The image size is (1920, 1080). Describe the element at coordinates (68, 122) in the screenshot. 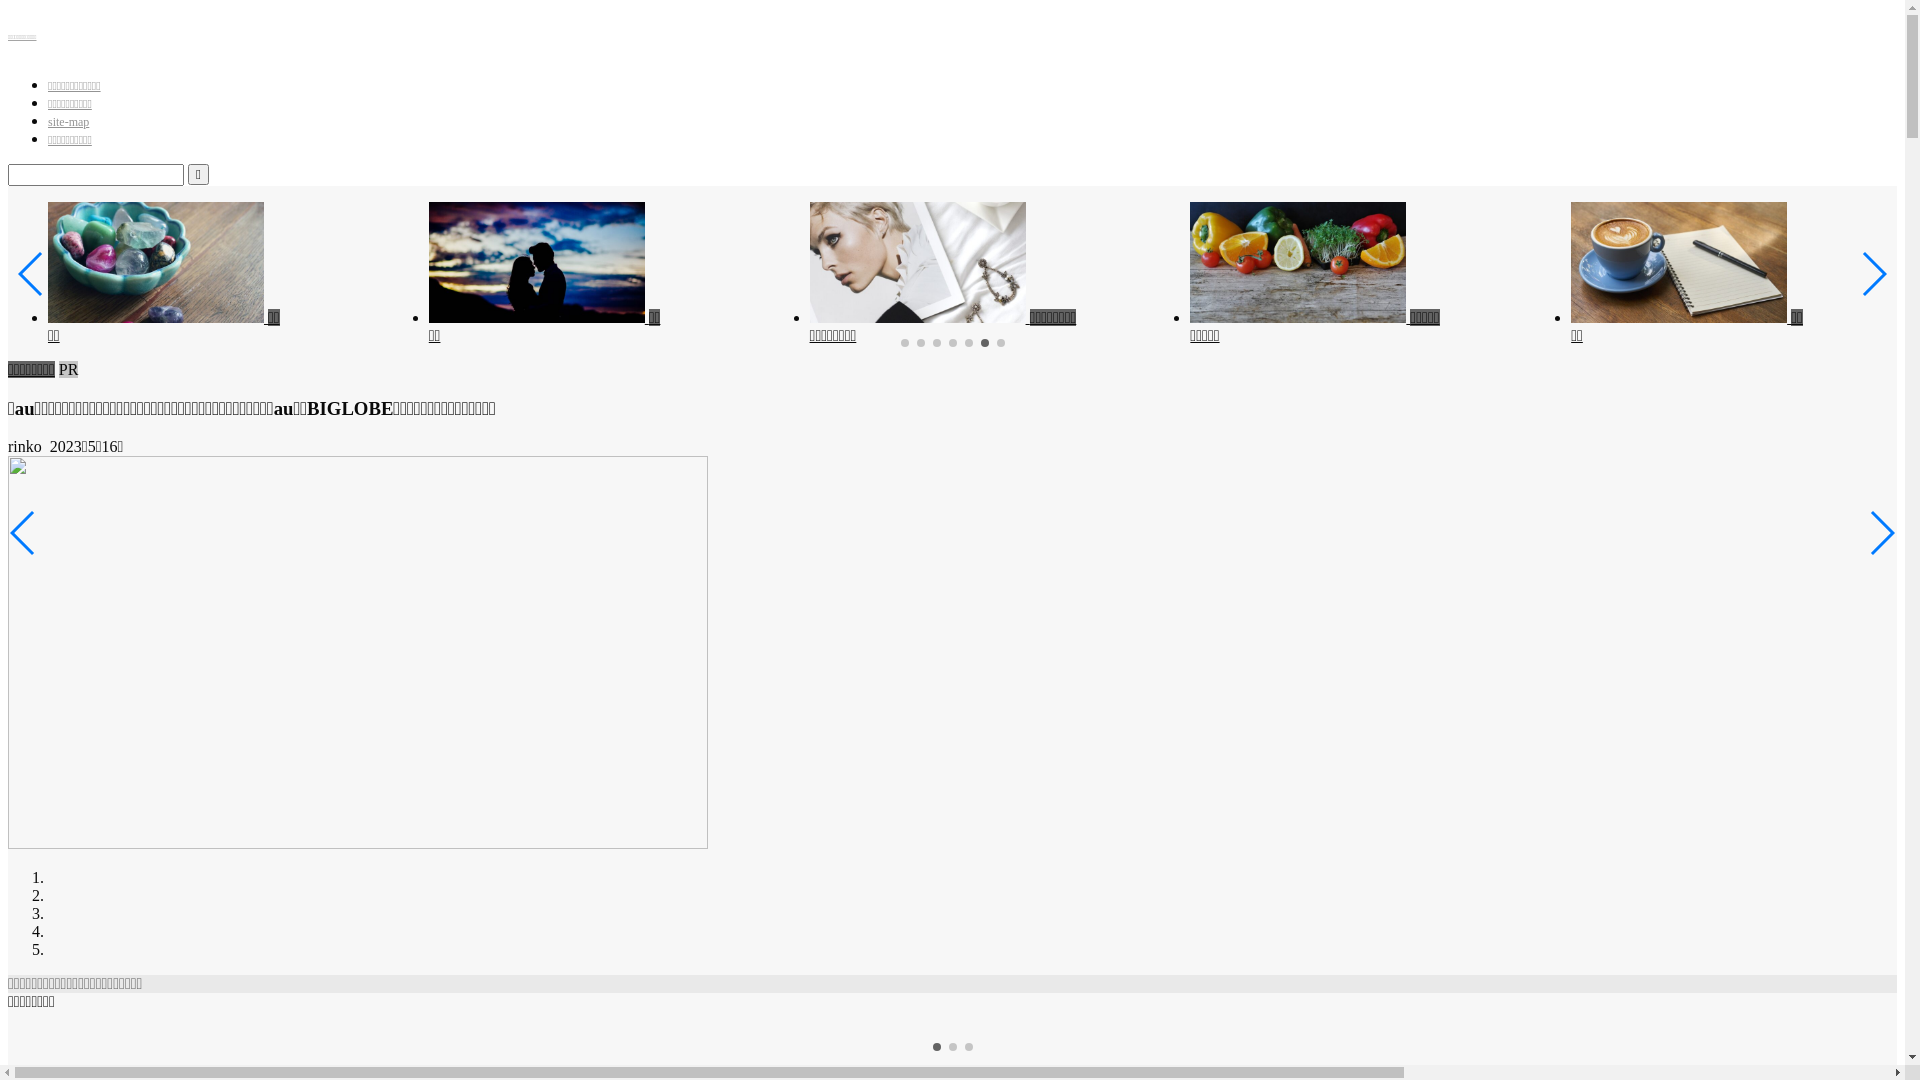

I see `'site-map'` at that location.